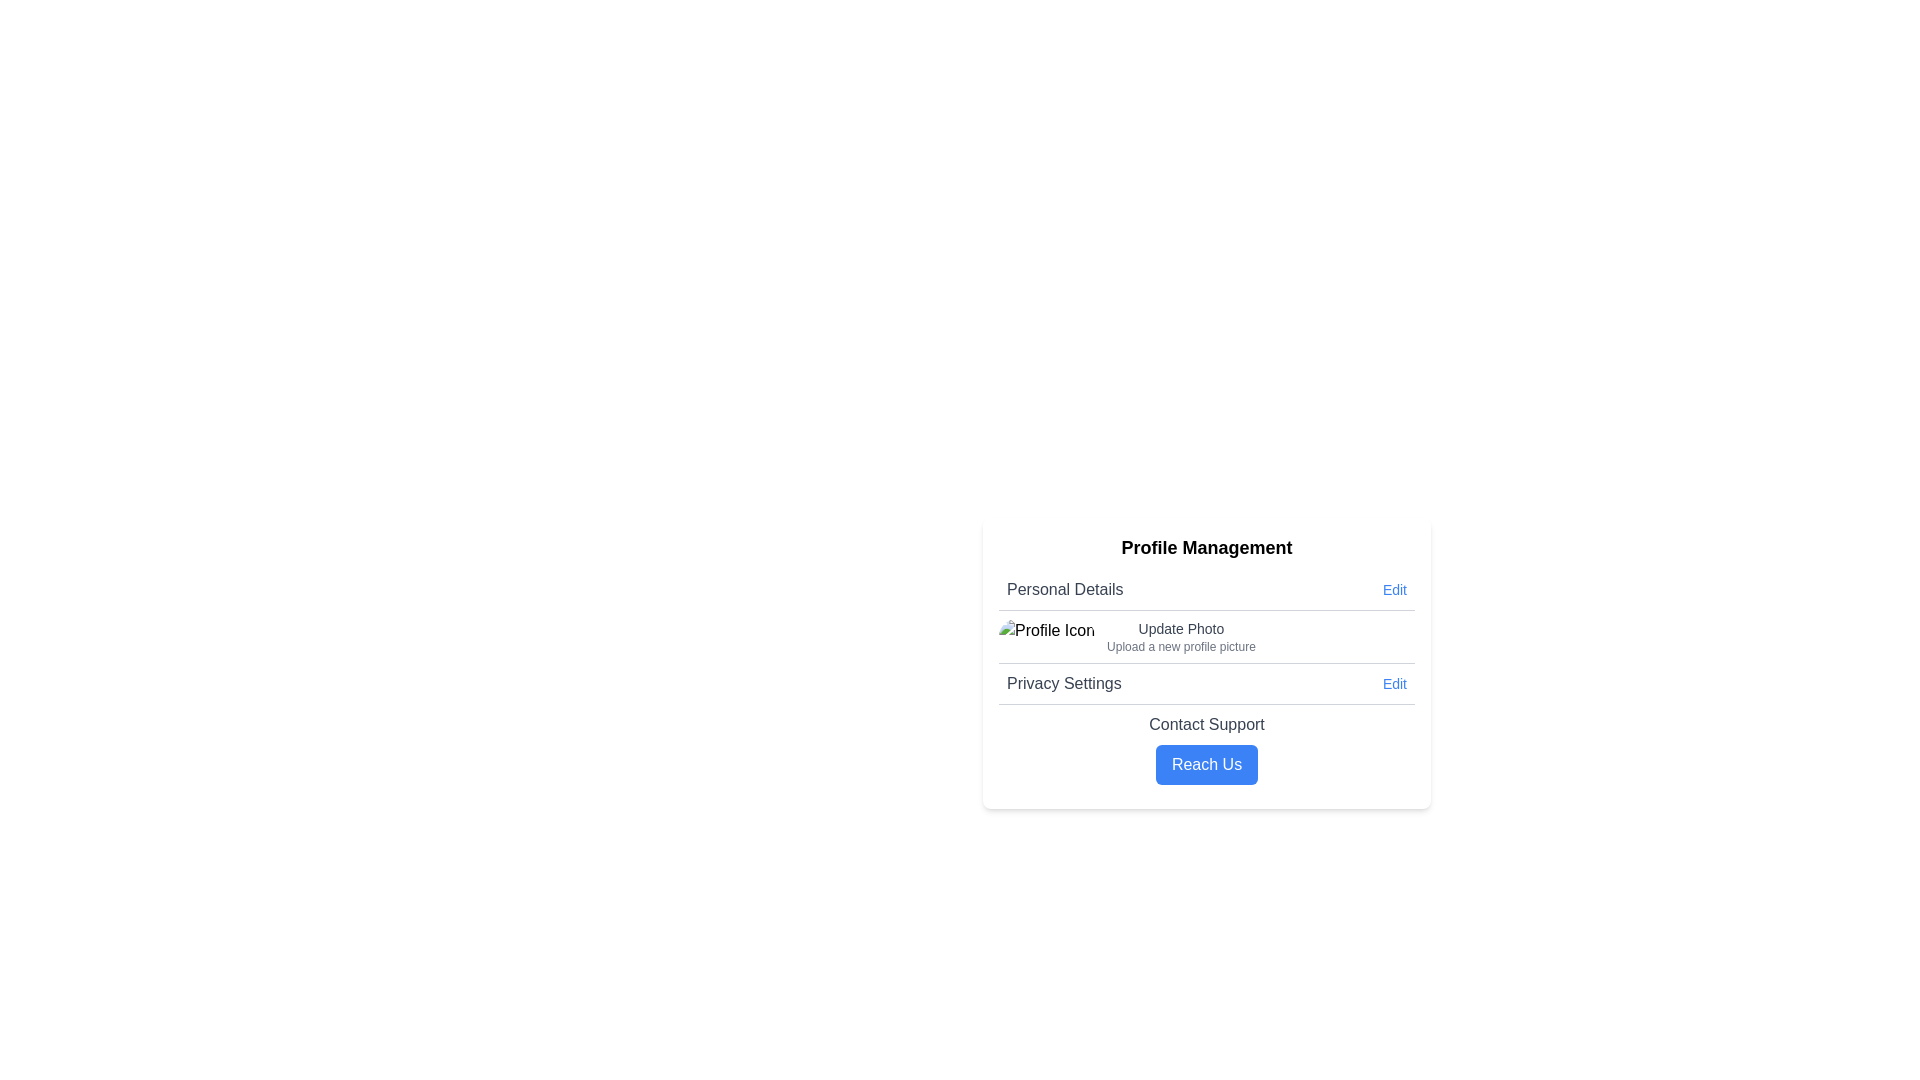 The height and width of the screenshot is (1080, 1920). I want to click on the 'Personal Details' text label that identifies the section for viewing or editing personal details in the profile management interface, so click(1064, 589).